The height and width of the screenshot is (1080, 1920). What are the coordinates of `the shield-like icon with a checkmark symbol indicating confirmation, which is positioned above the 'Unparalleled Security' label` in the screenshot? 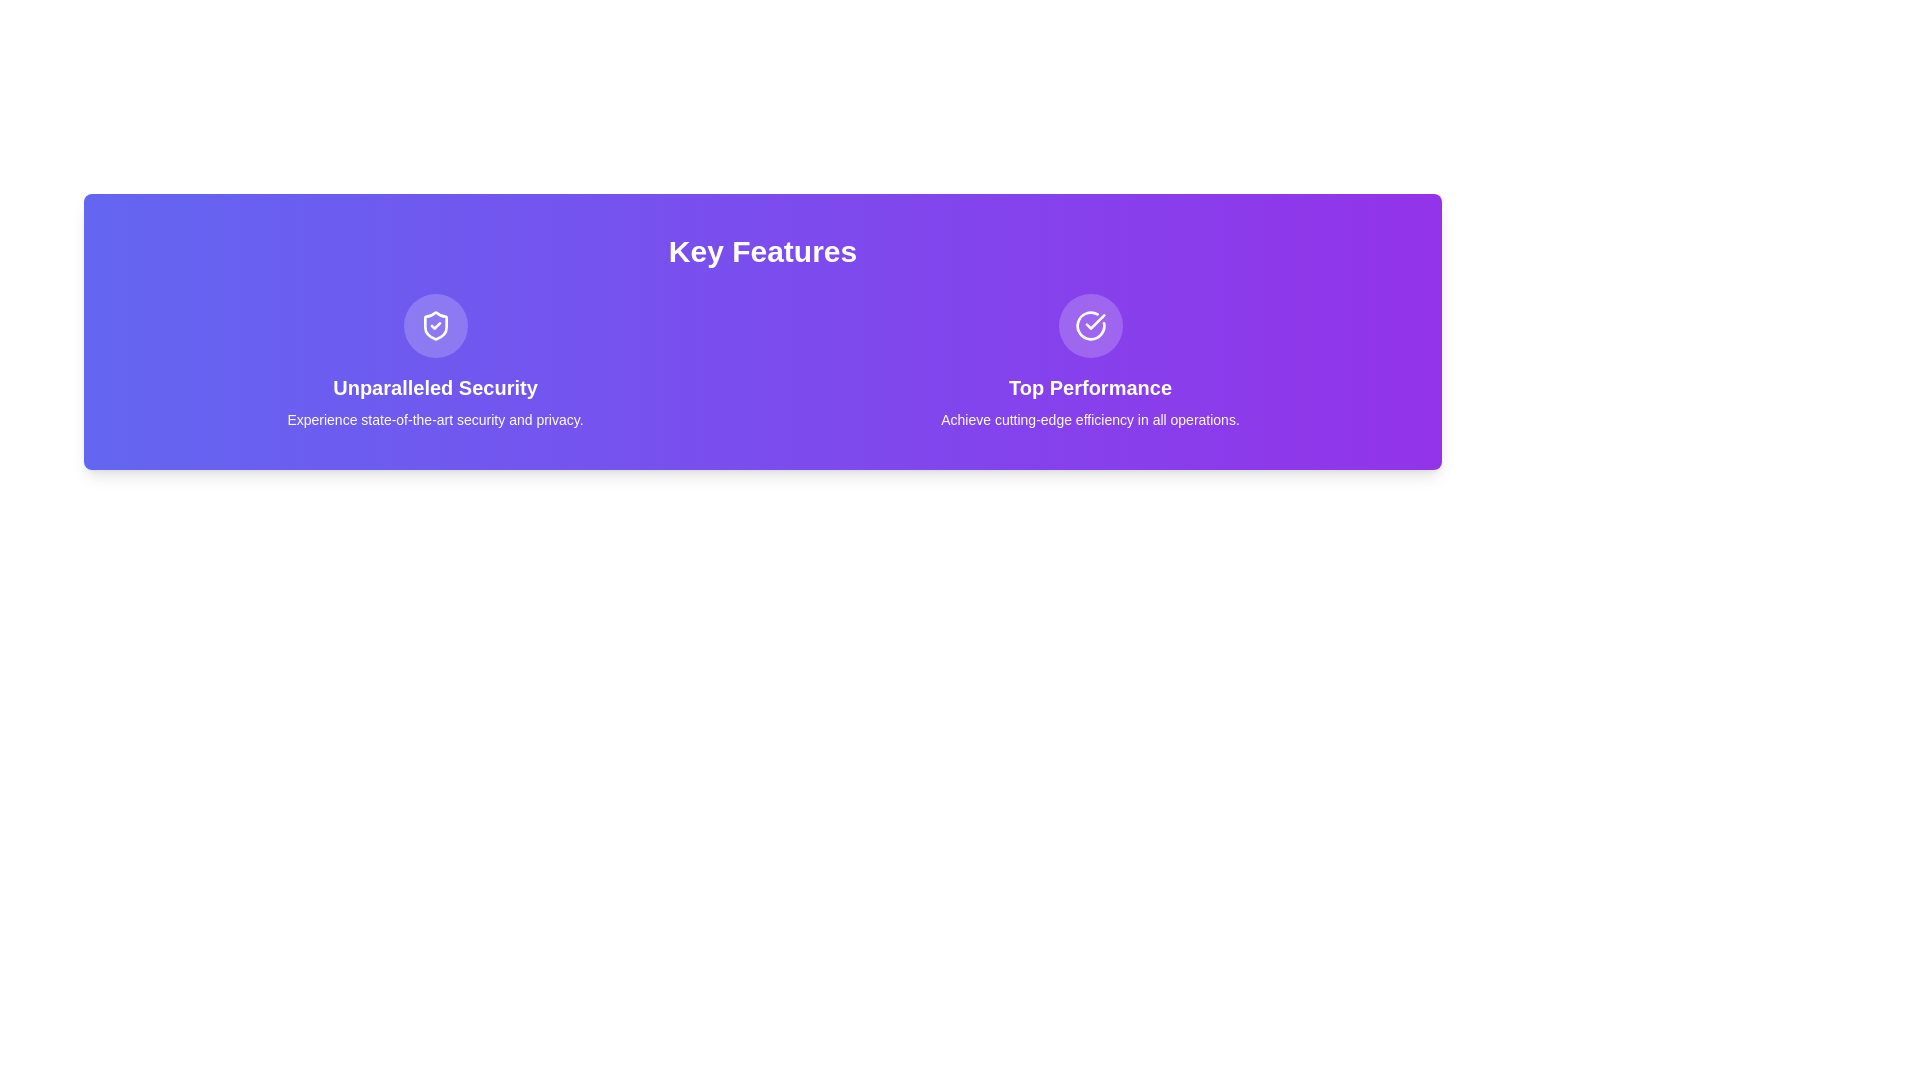 It's located at (434, 325).